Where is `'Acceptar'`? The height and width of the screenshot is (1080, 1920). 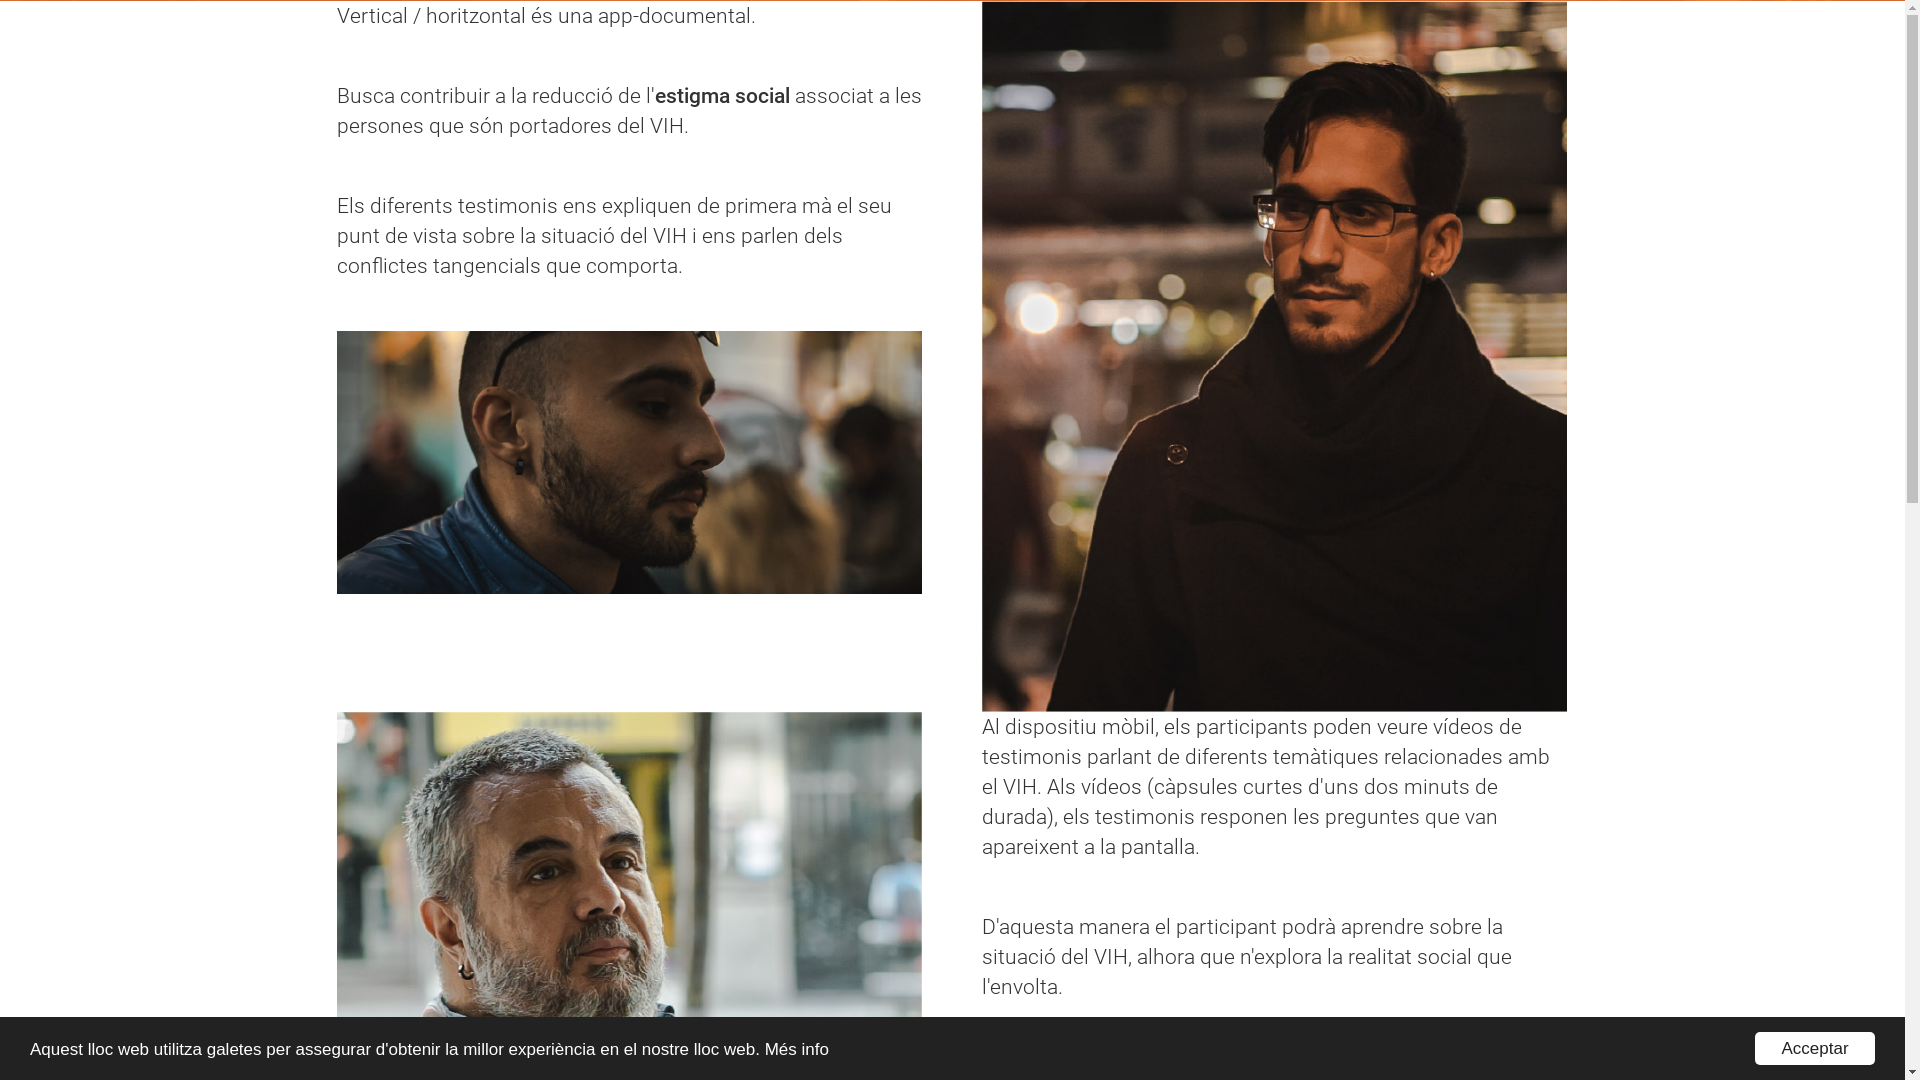
'Acceptar' is located at coordinates (1814, 1047).